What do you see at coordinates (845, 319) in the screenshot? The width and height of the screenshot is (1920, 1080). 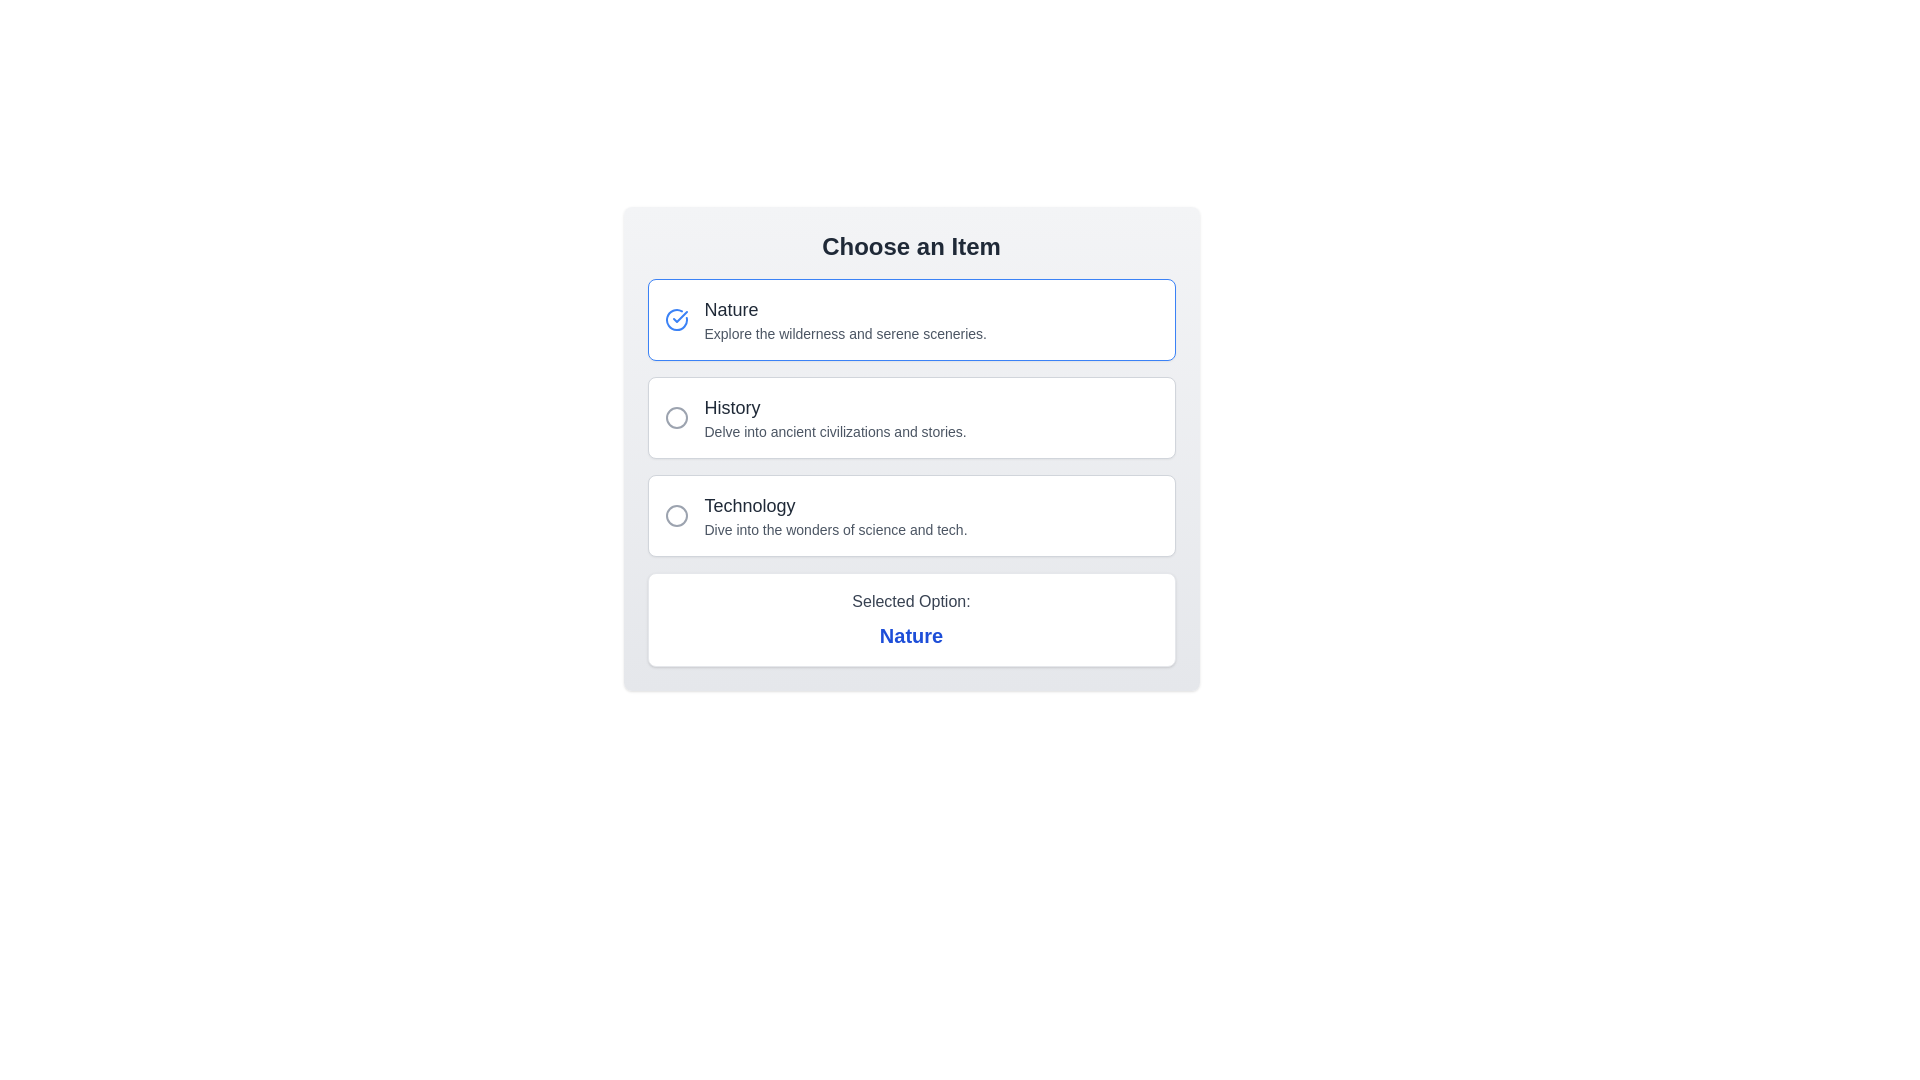 I see `text of the 'Nature' option in the selection group under the heading 'Choose an Item', which is visually emphasized with a background color and border` at bounding box center [845, 319].